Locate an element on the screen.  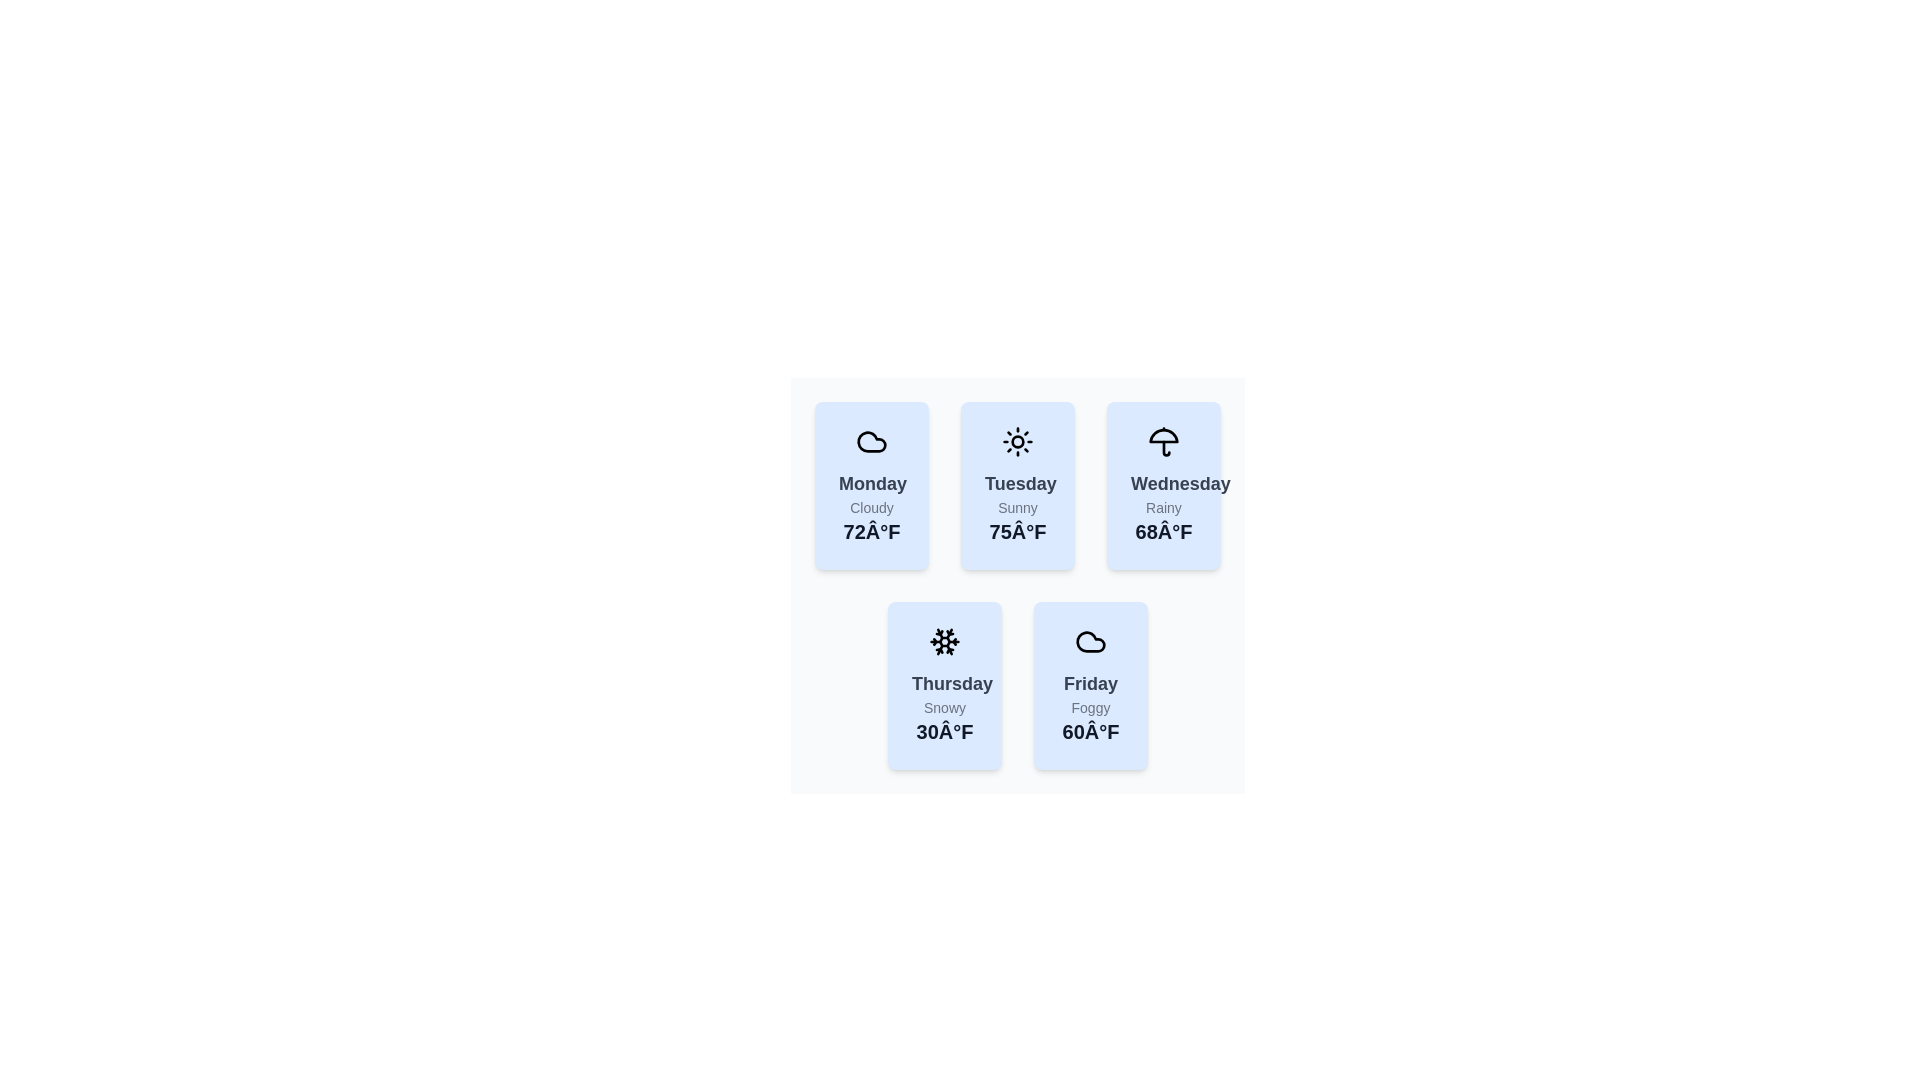
the weather information card for Thursday, which displays a snowflake icon, the day 'Thursday' in bold, the description 'Snowy', and the temperature '30°F' is located at coordinates (928, 670).